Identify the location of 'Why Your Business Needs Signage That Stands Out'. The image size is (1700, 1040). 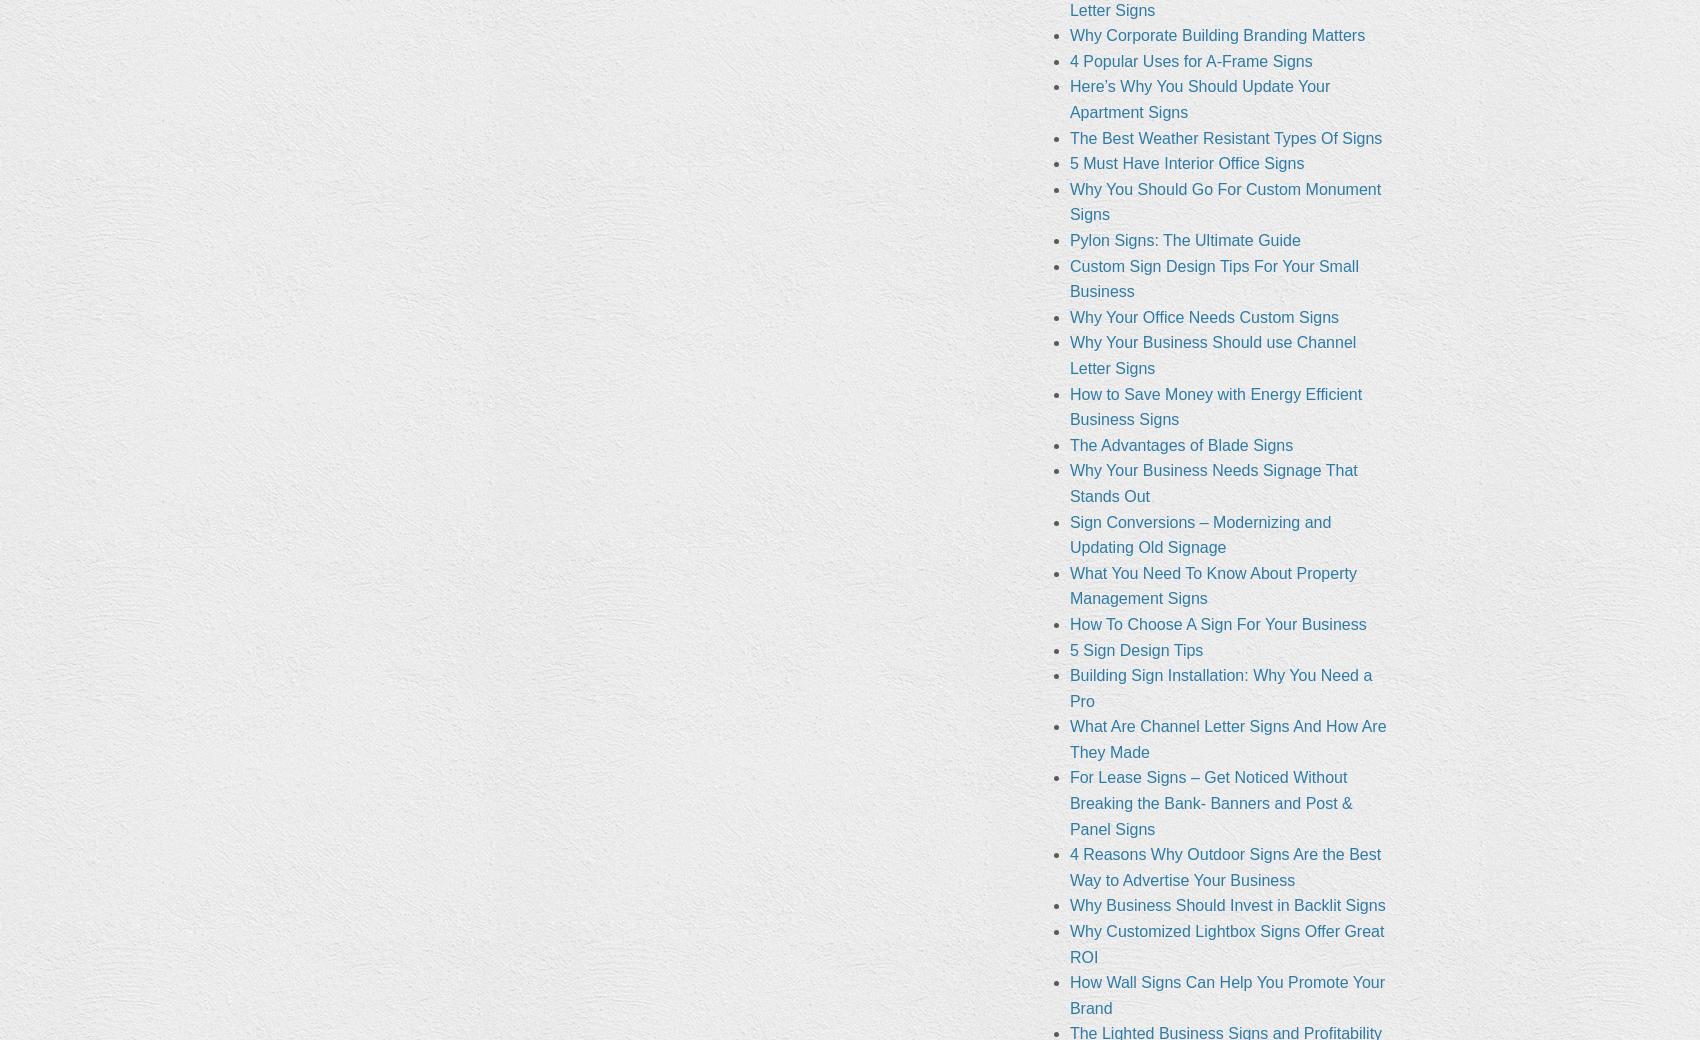
(1211, 482).